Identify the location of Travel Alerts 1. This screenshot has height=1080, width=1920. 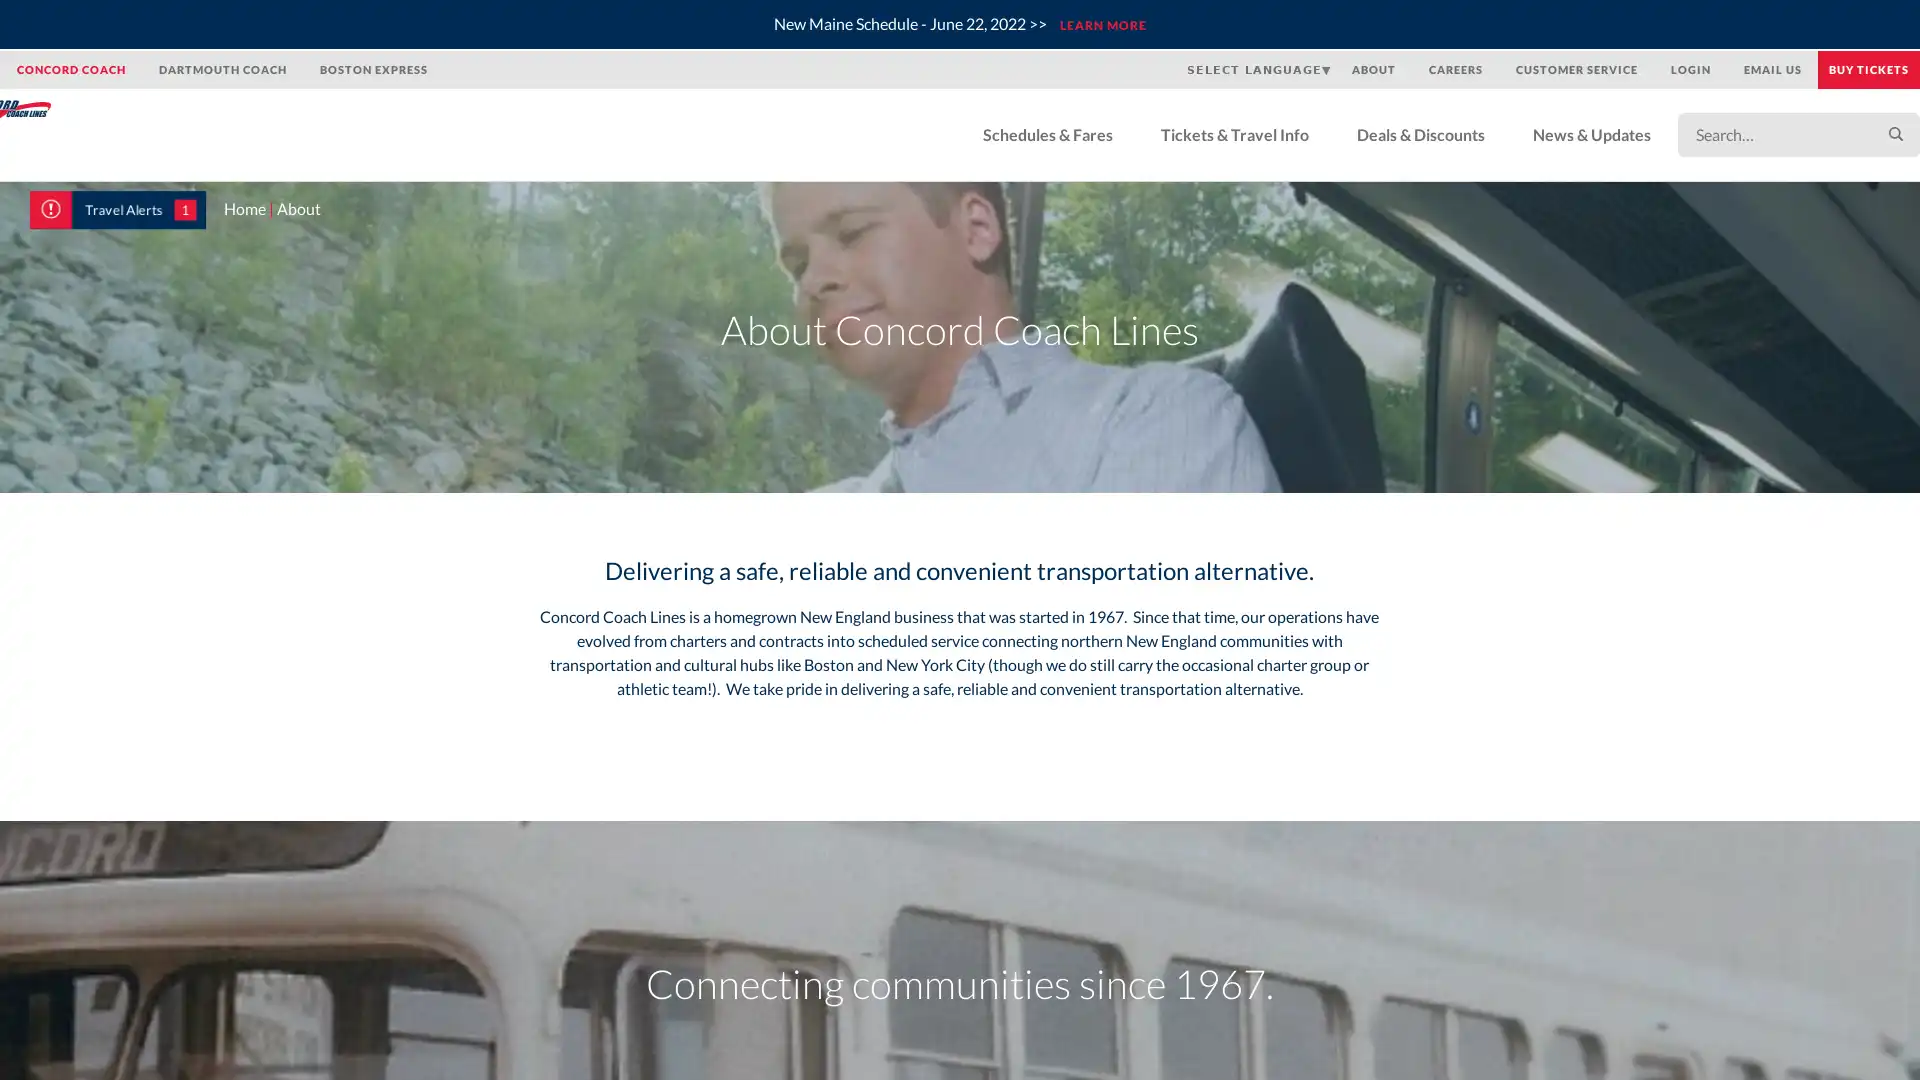
(117, 209).